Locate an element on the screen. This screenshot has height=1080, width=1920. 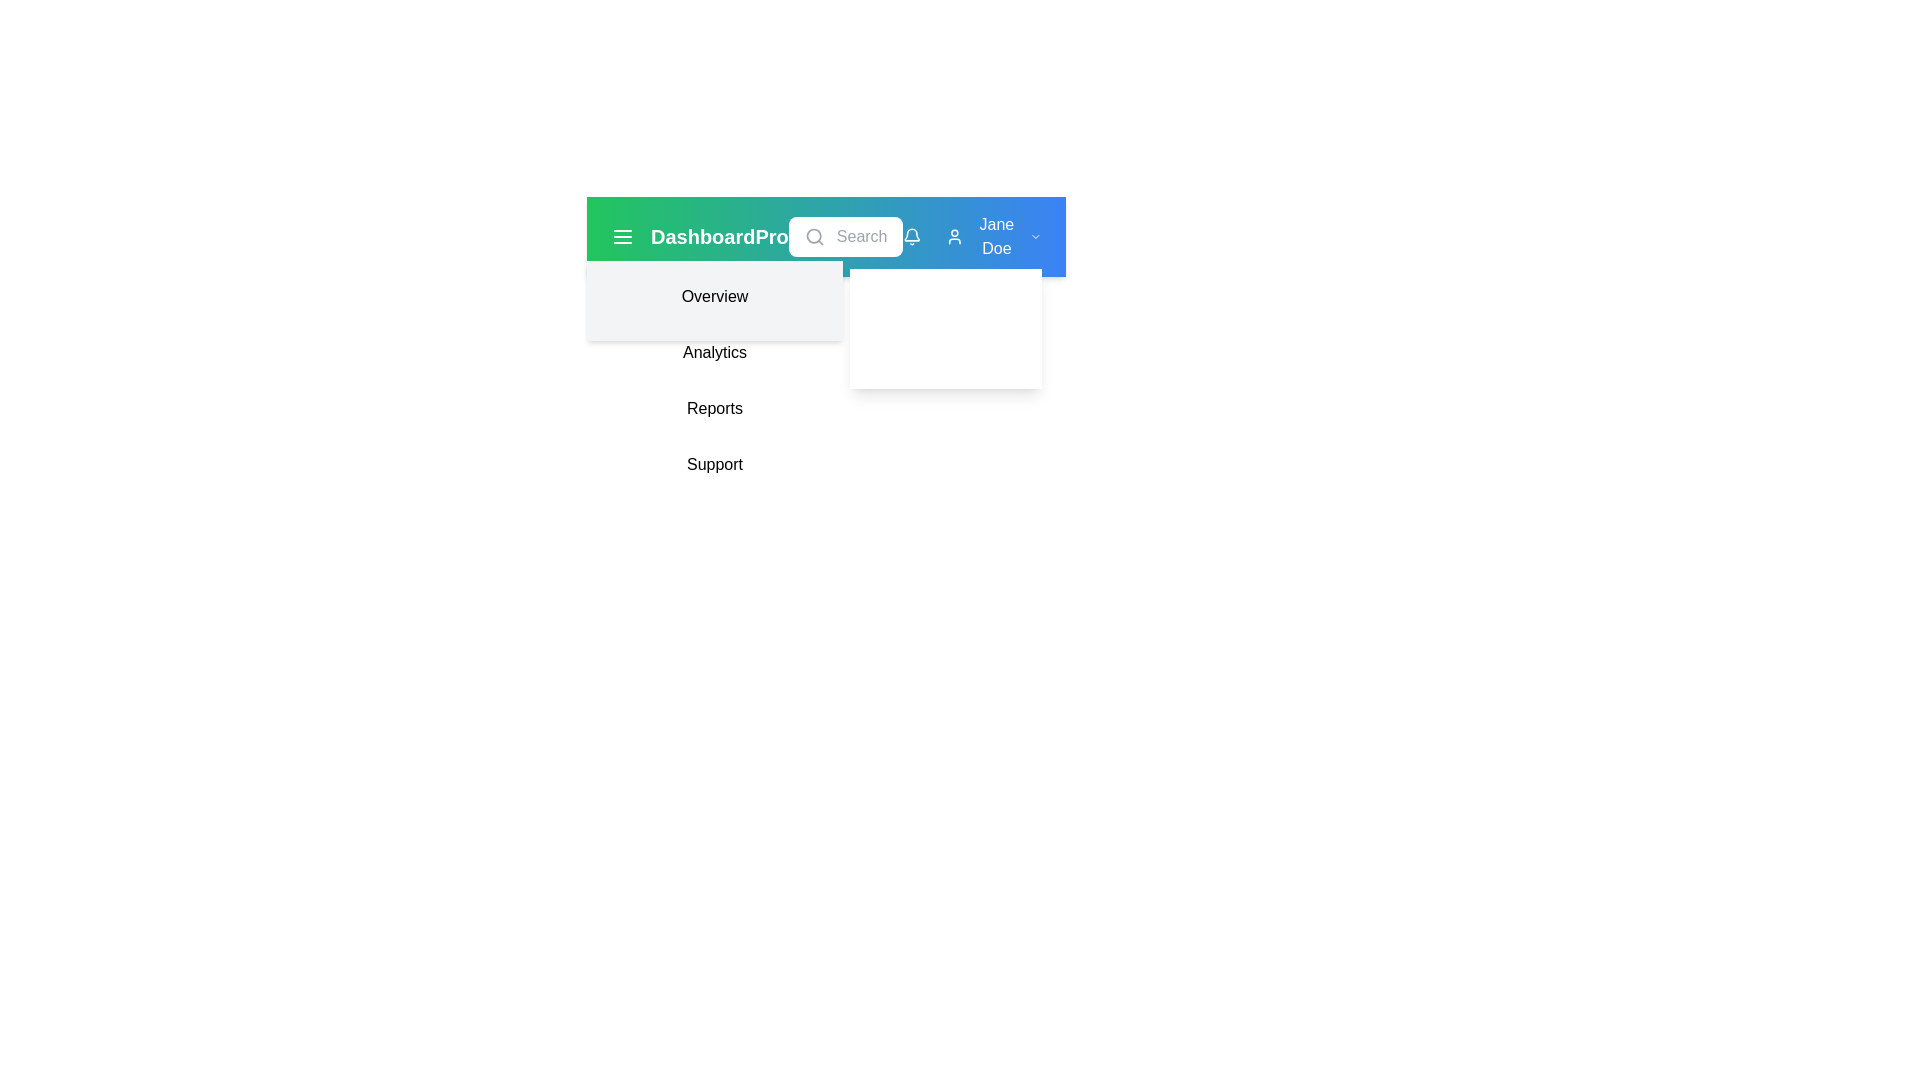
the search input field in the navigation bar to focus on it is located at coordinates (846, 235).